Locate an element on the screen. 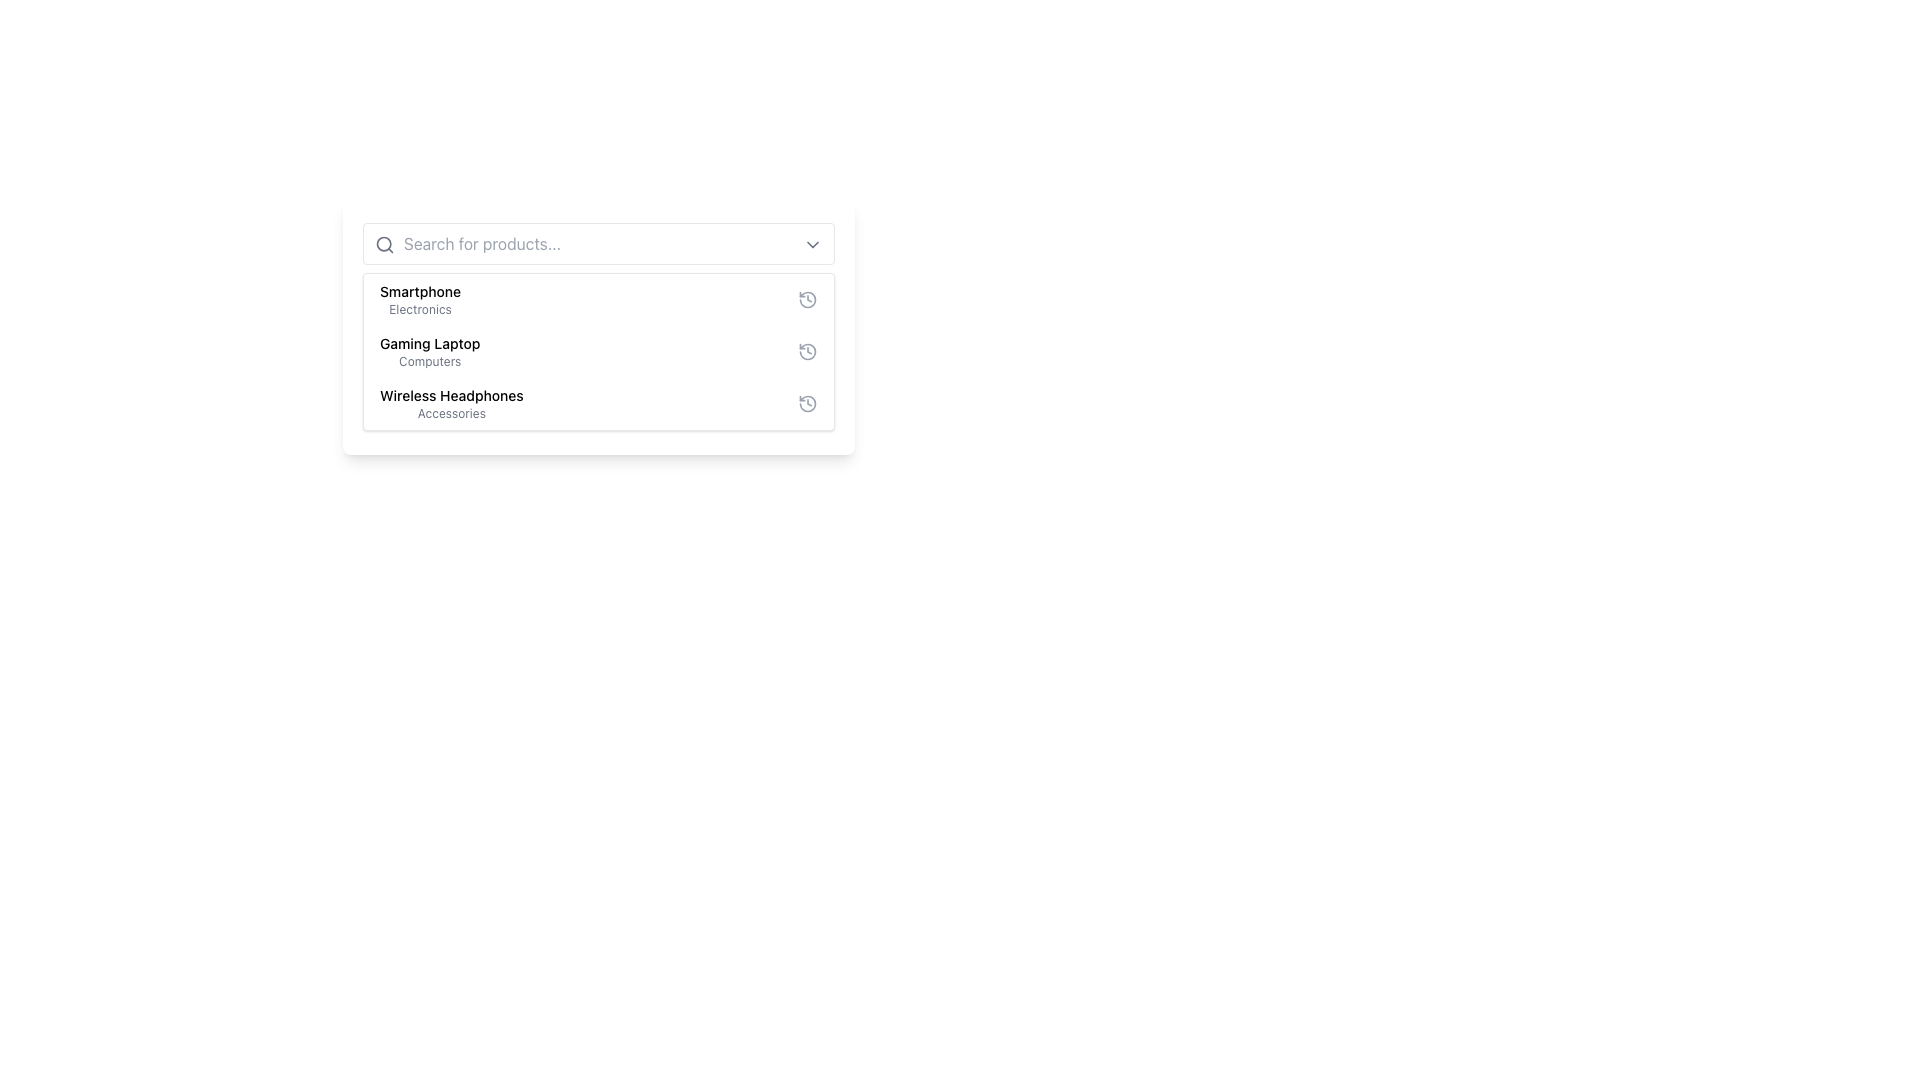 This screenshot has height=1080, width=1920. the static text label displaying 'Electronics', which is styled in a small gray font and positioned directly below the 'Smartphone' text is located at coordinates (419, 309).